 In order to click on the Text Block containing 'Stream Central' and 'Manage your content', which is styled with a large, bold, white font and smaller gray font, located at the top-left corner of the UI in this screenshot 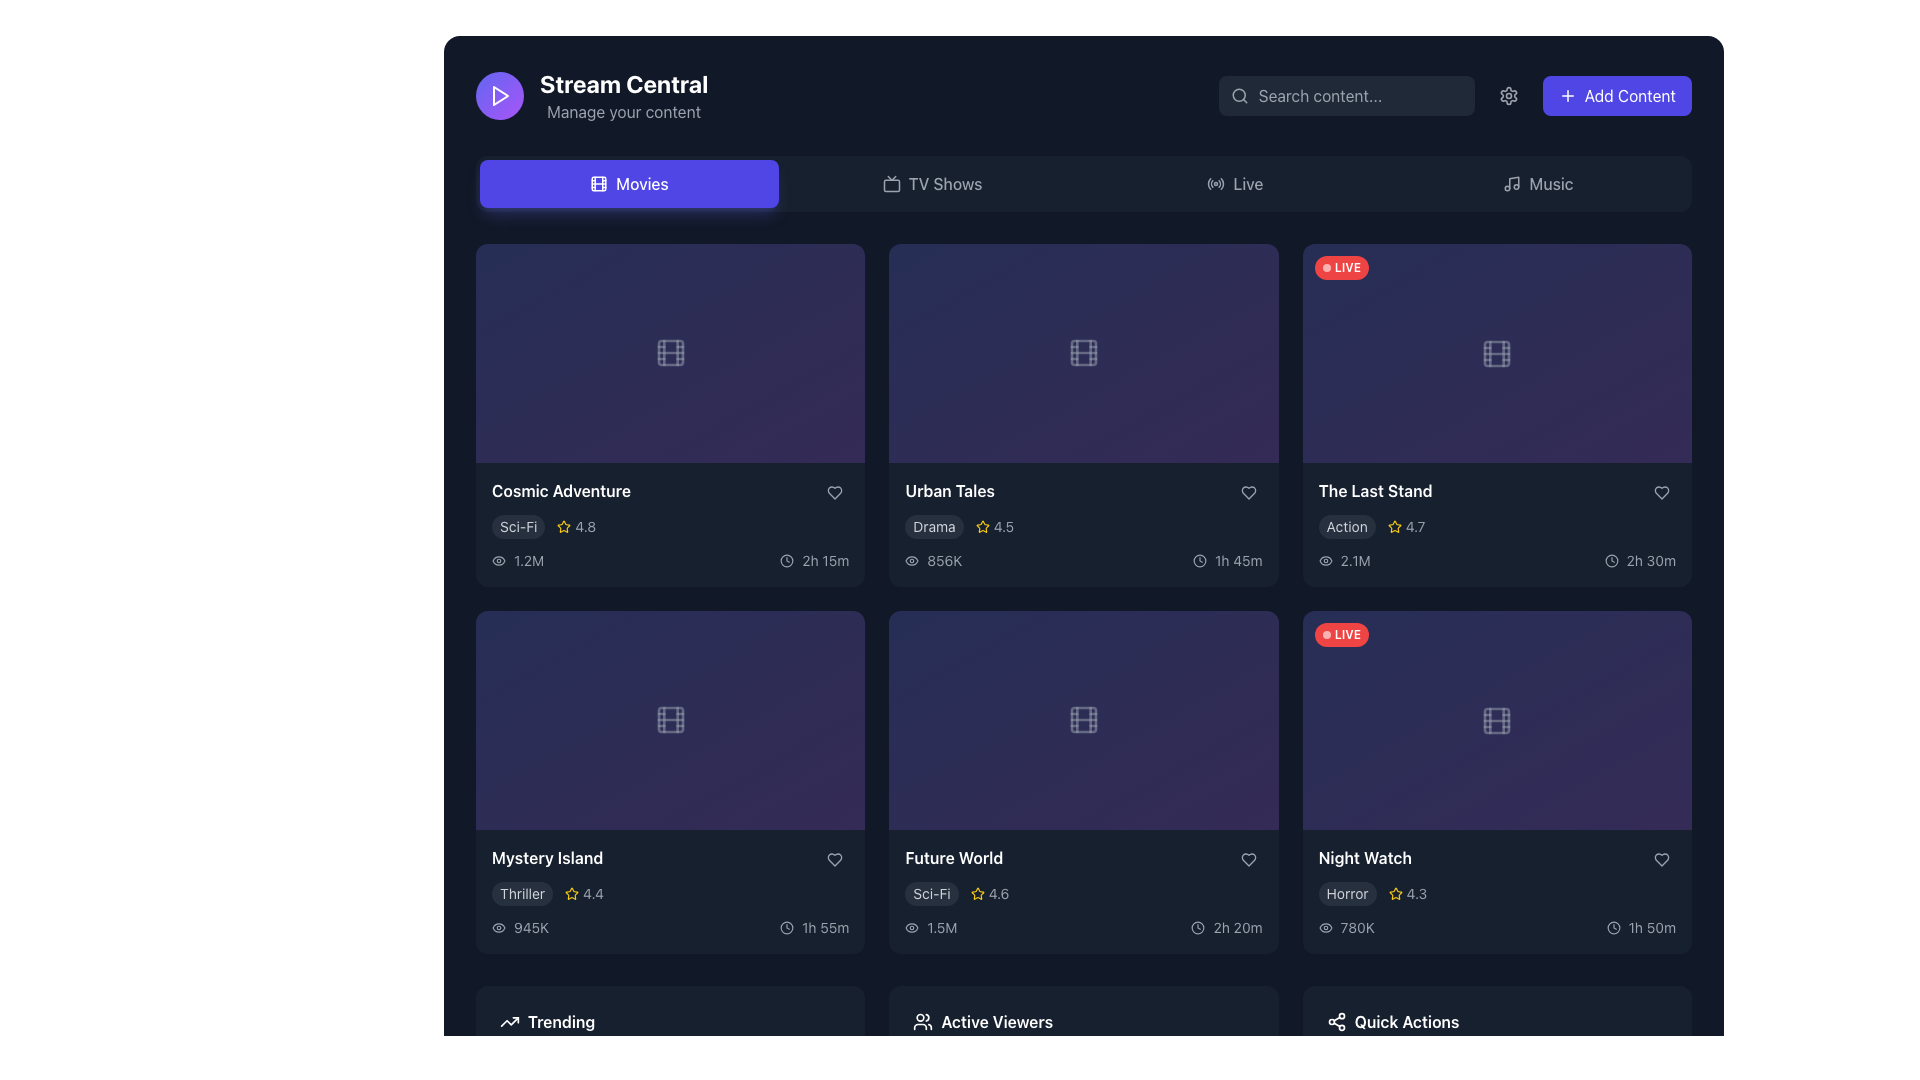, I will do `click(623, 96)`.